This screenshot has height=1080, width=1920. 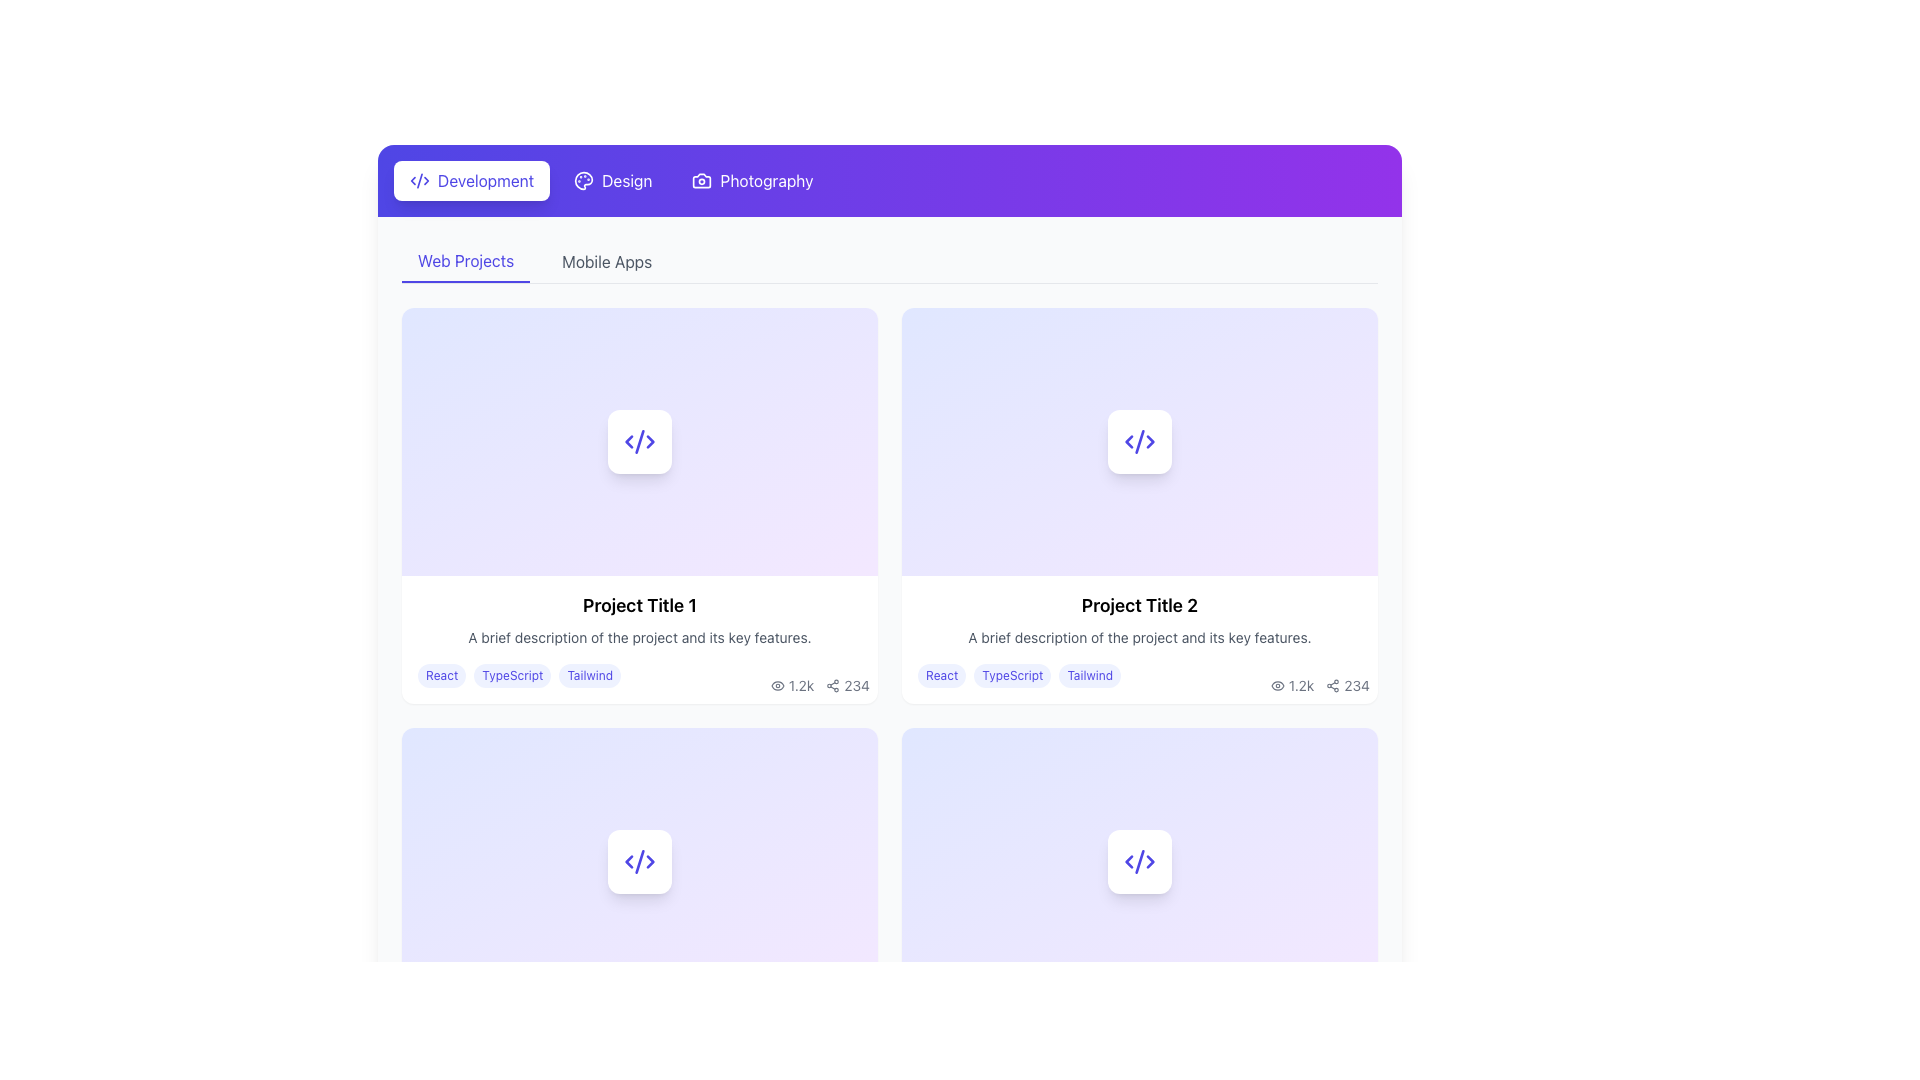 What do you see at coordinates (626, 181) in the screenshot?
I see `the 'Design' text label, which is the last option in the navigation menu at the top of the interface` at bounding box center [626, 181].